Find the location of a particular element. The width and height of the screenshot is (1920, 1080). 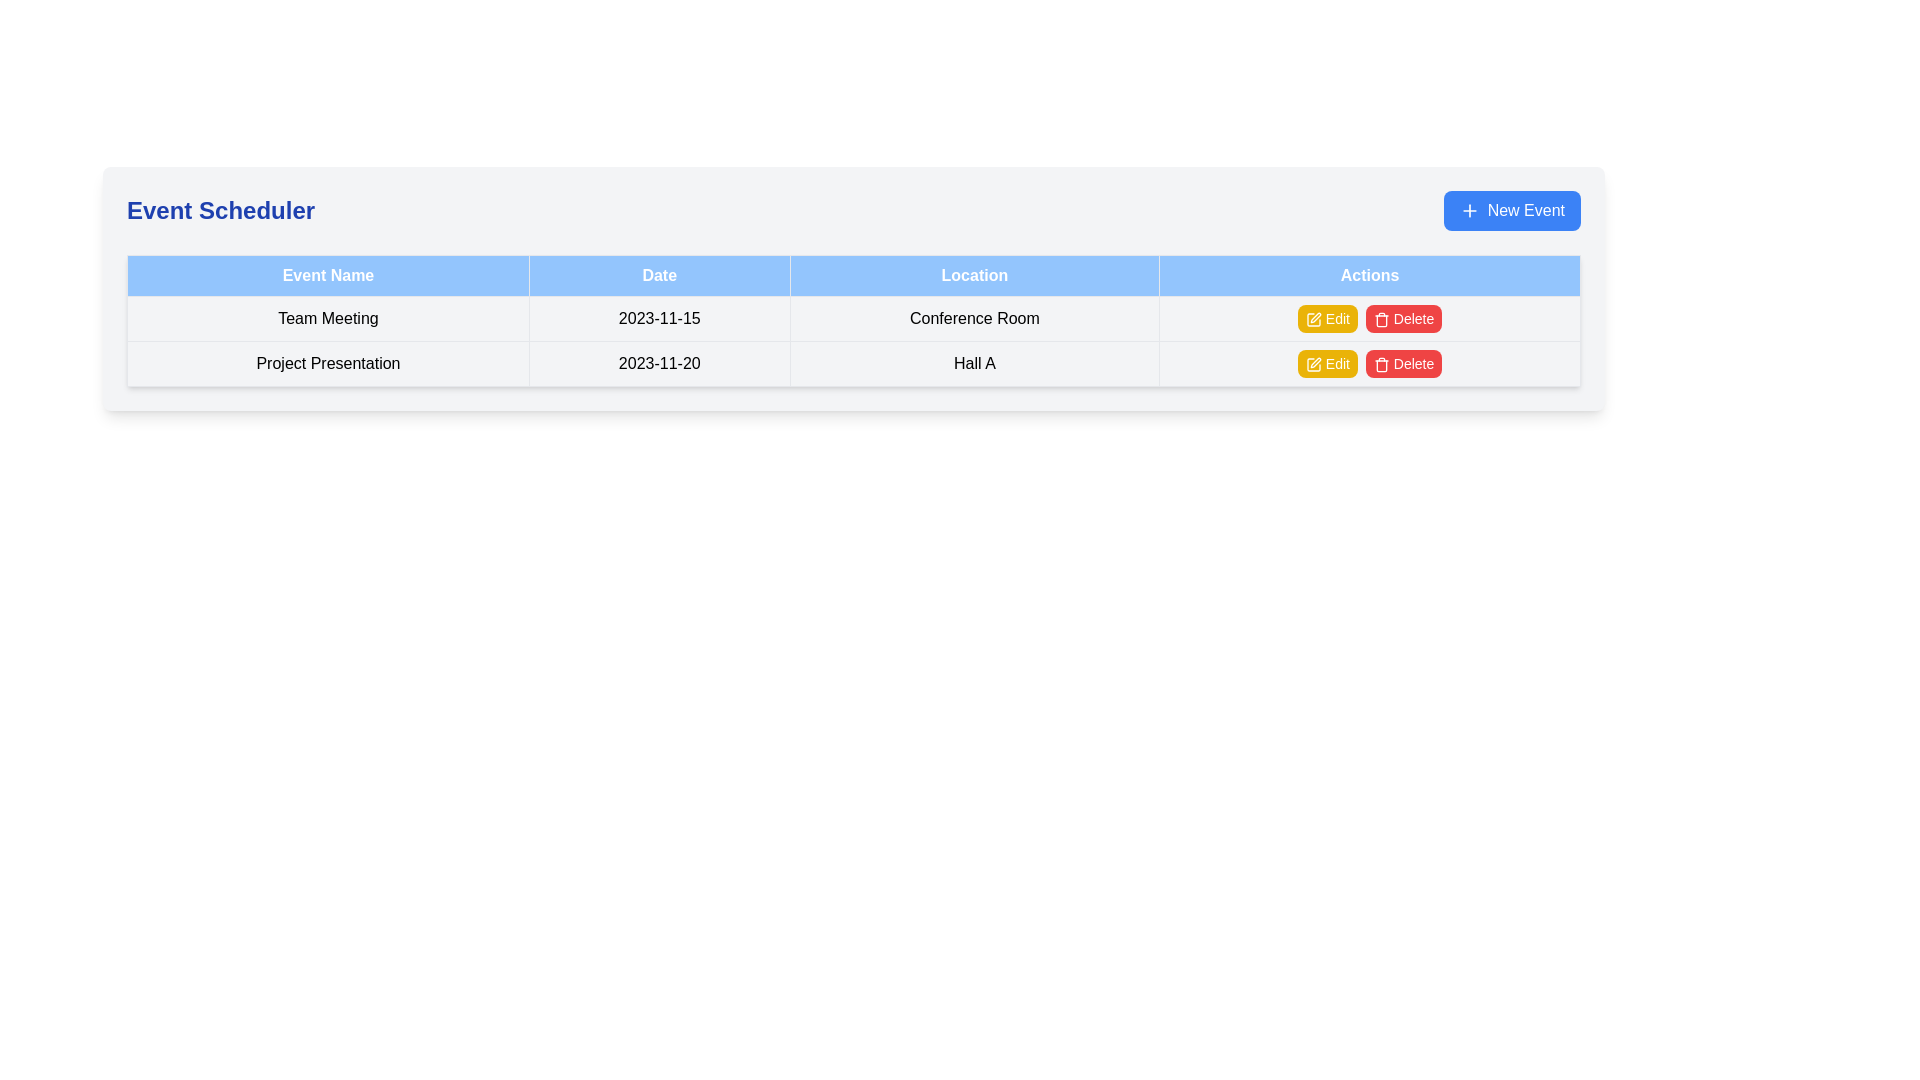

the icon button featuring a pen symbol to initiate the edit action for the 'Project Presentation' event is located at coordinates (1315, 363).